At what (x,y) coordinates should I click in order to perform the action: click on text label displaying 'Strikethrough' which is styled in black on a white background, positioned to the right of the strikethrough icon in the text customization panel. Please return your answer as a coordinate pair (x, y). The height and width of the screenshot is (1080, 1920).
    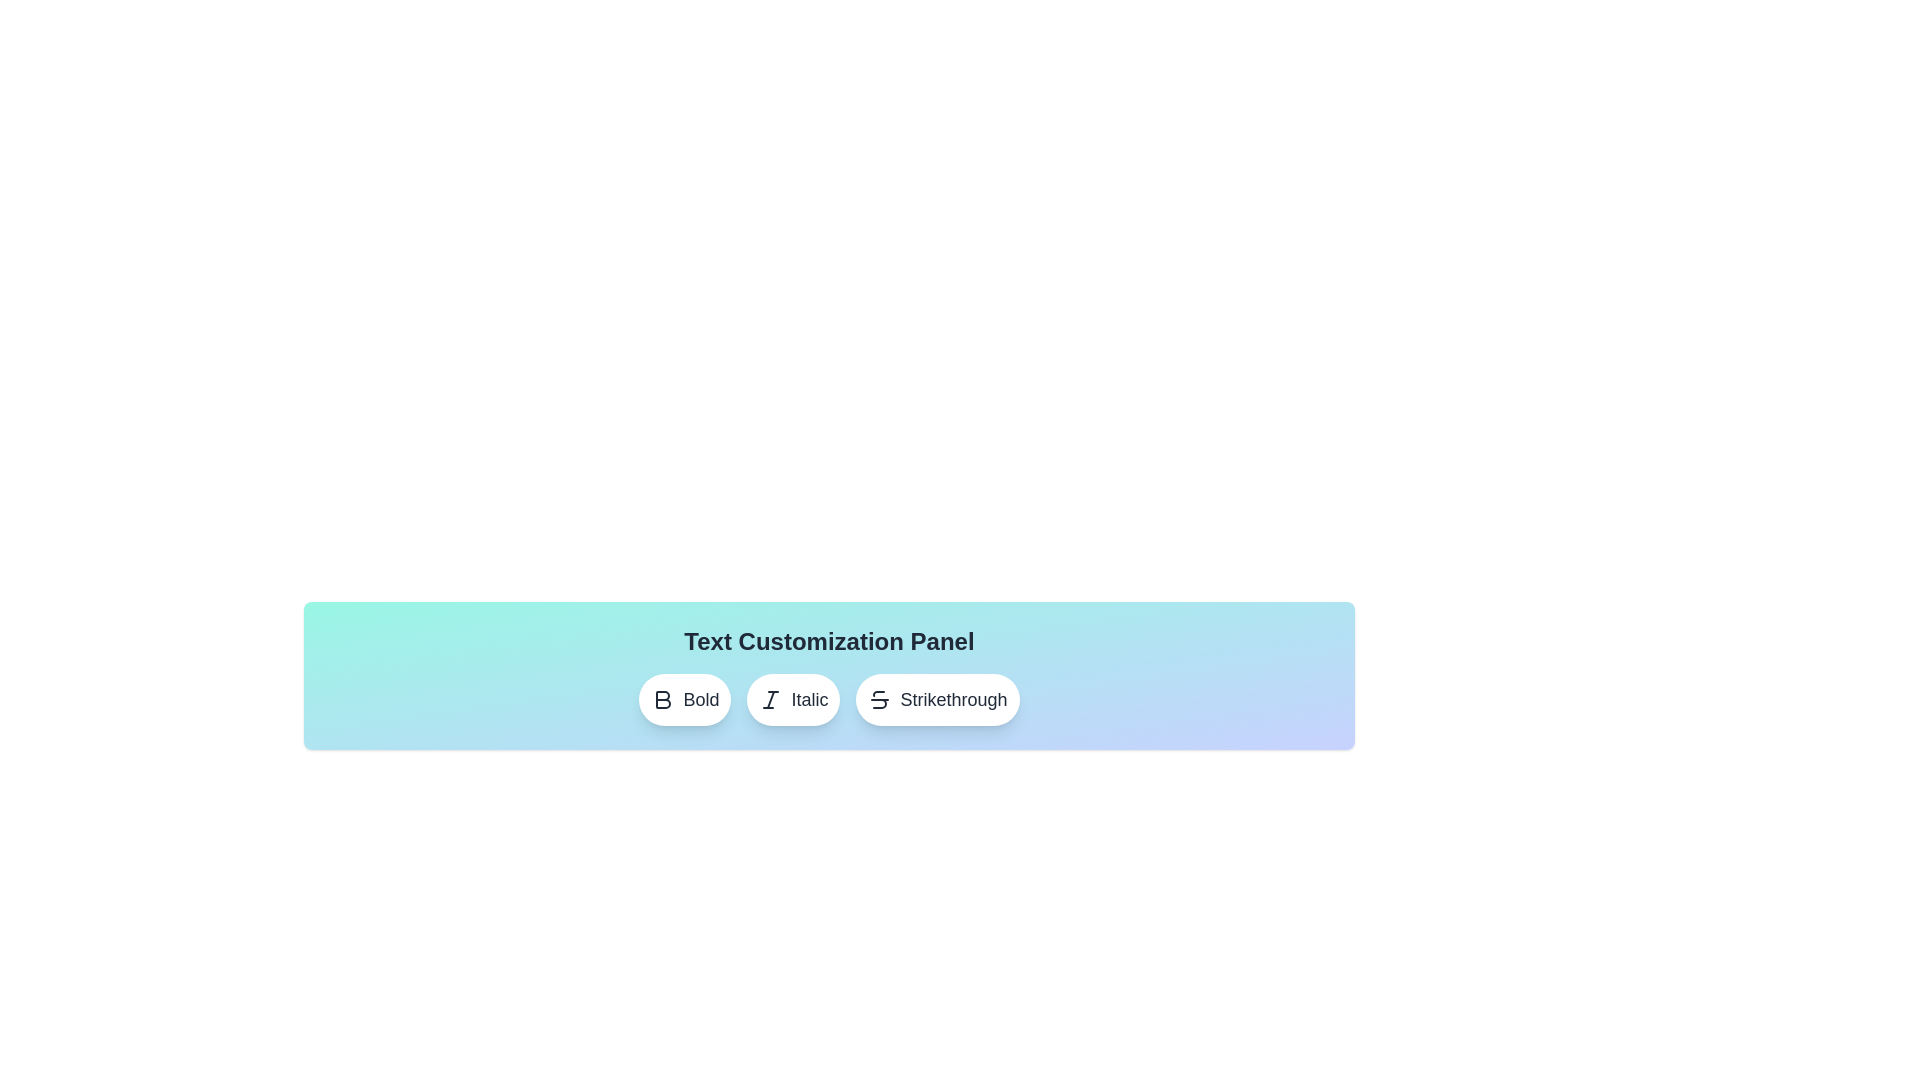
    Looking at the image, I should click on (953, 698).